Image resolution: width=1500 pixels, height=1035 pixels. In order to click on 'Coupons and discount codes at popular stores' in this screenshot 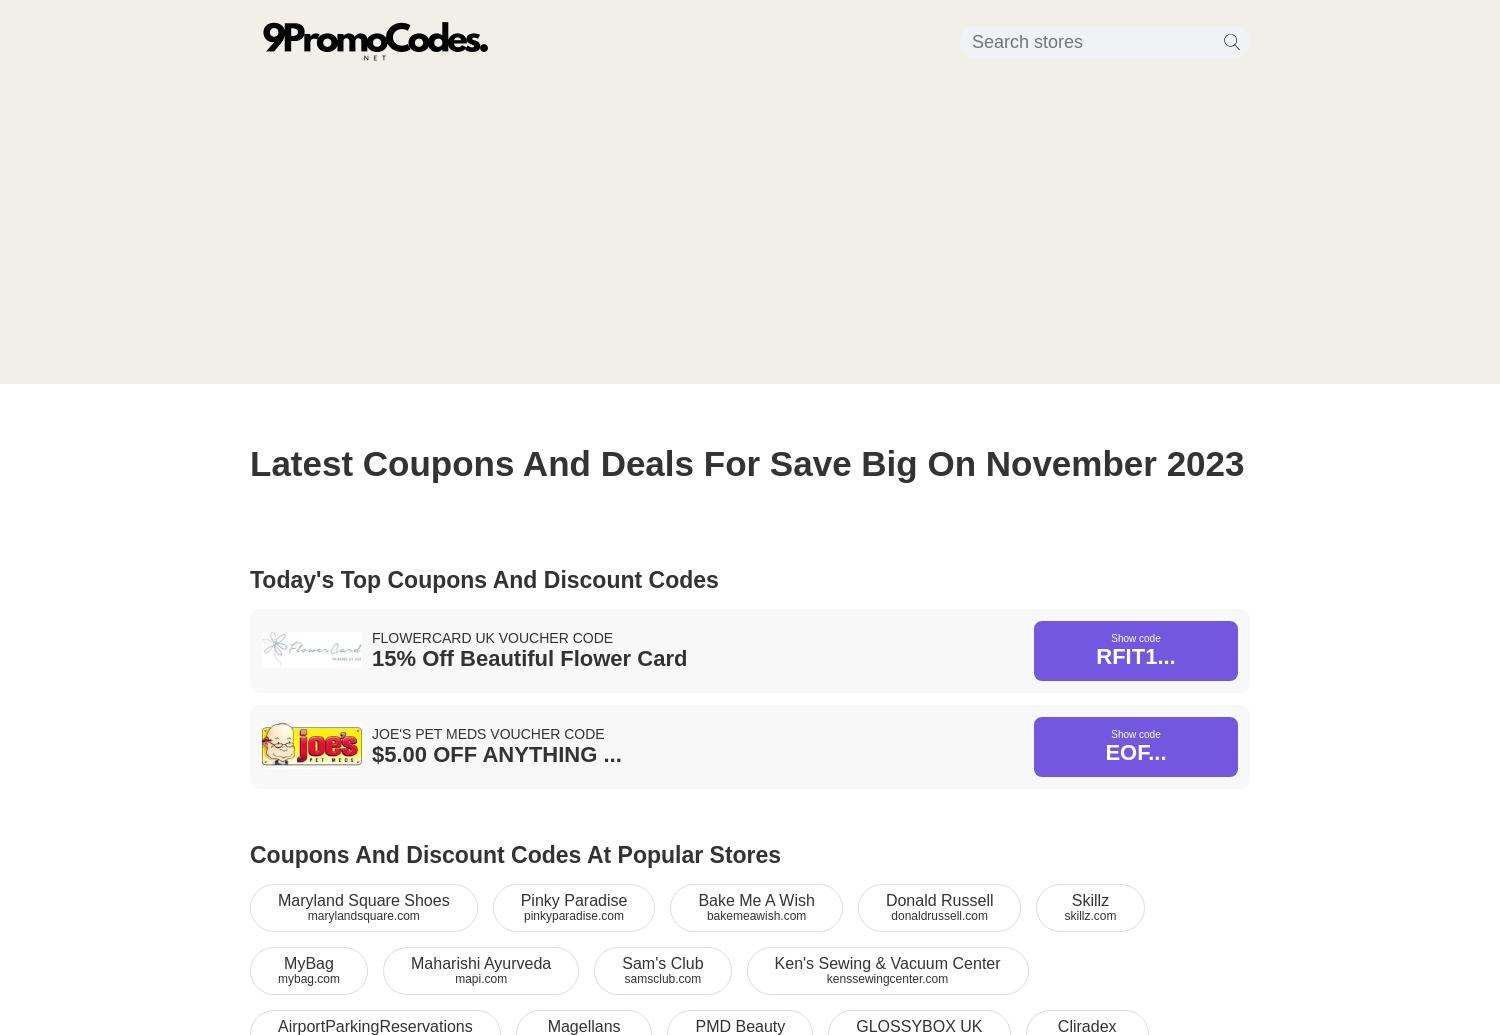, I will do `click(515, 854)`.